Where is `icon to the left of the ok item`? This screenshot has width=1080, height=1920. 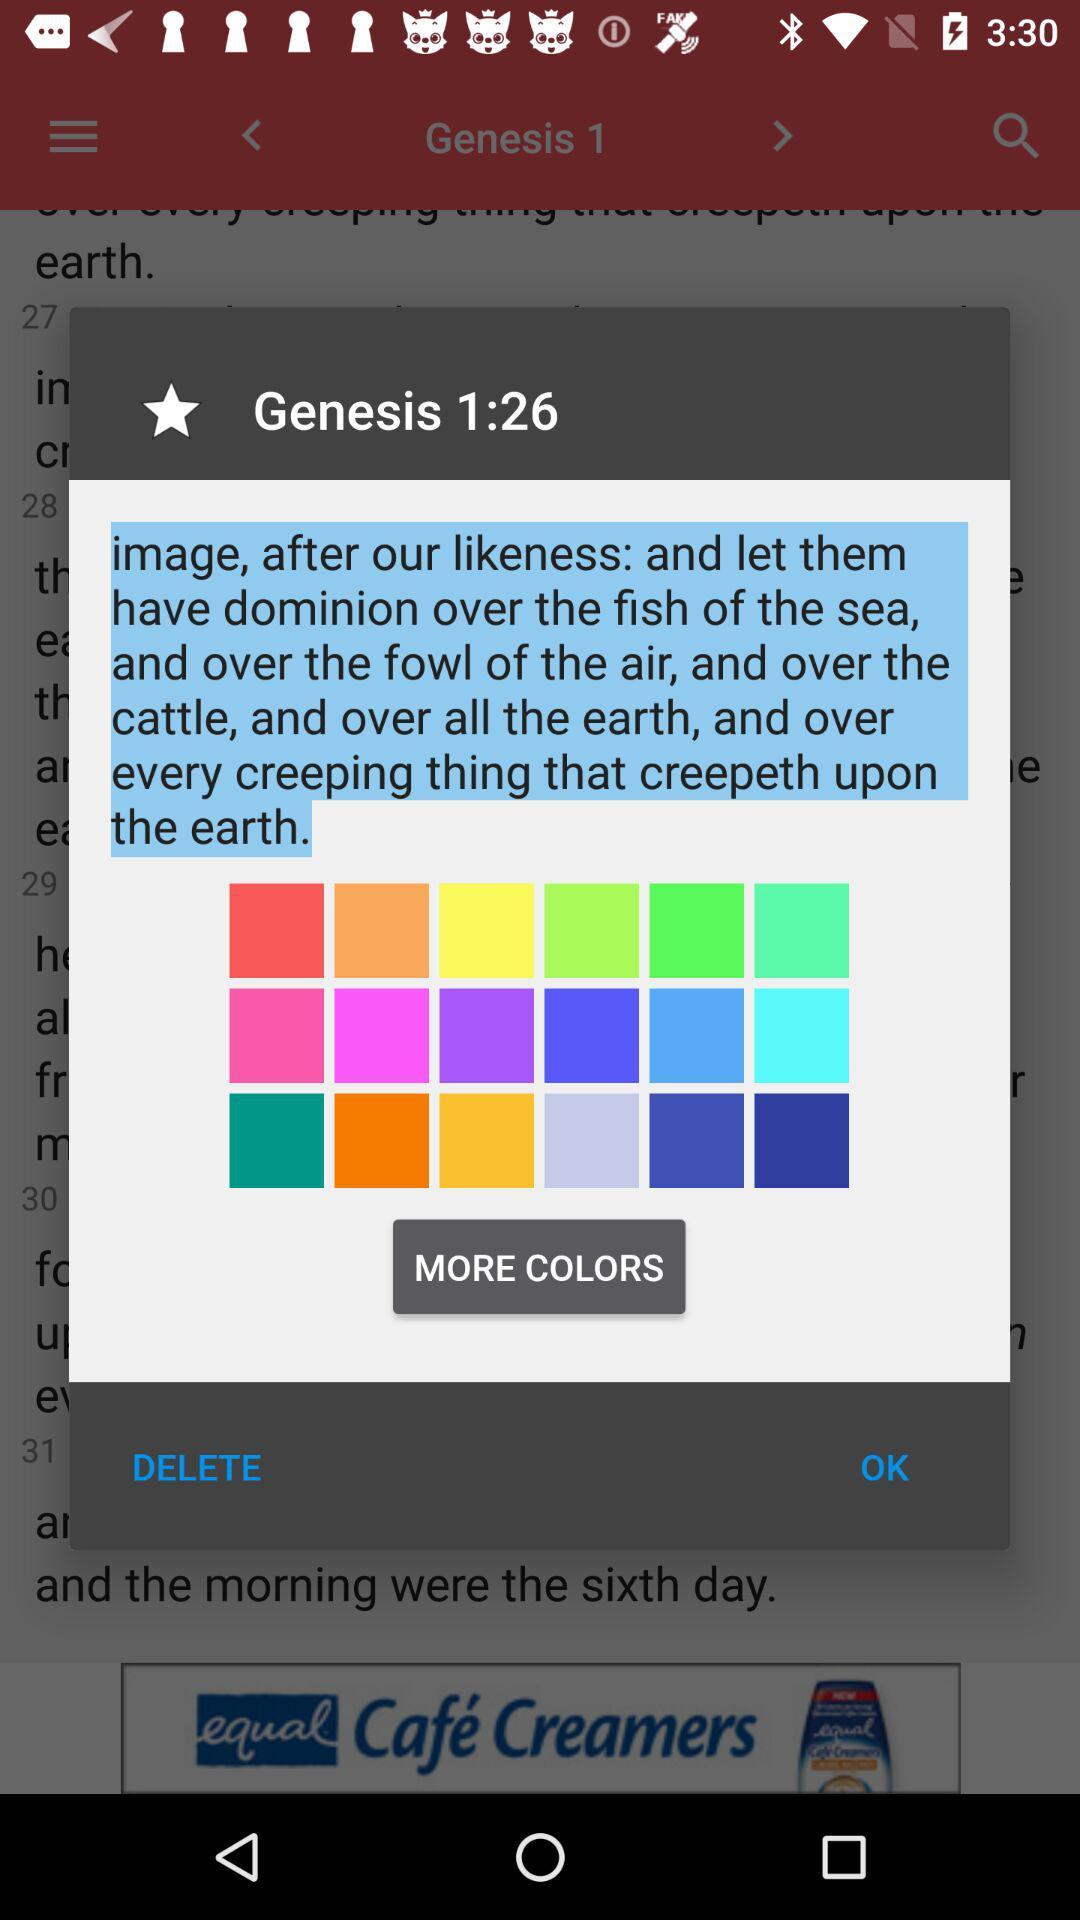 icon to the left of the ok item is located at coordinates (196, 1466).